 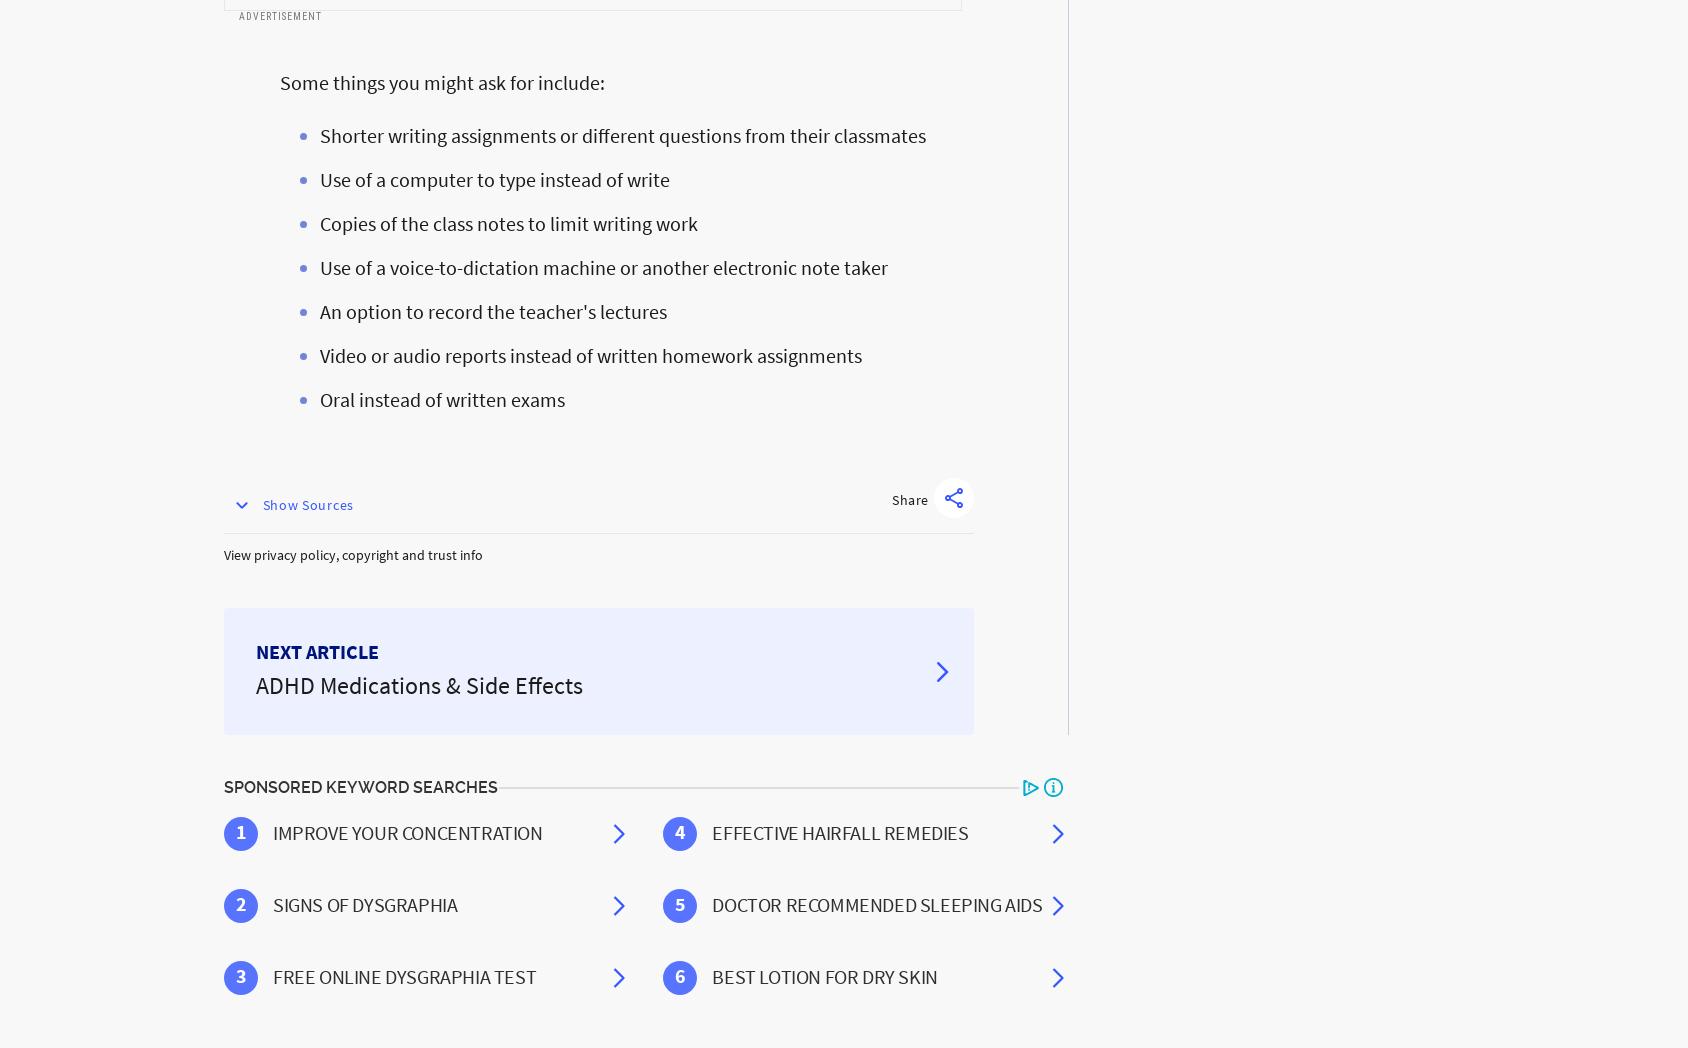 What do you see at coordinates (623, 135) in the screenshot?
I see `'Shorter writing assignments or different questions from their classmates'` at bounding box center [623, 135].